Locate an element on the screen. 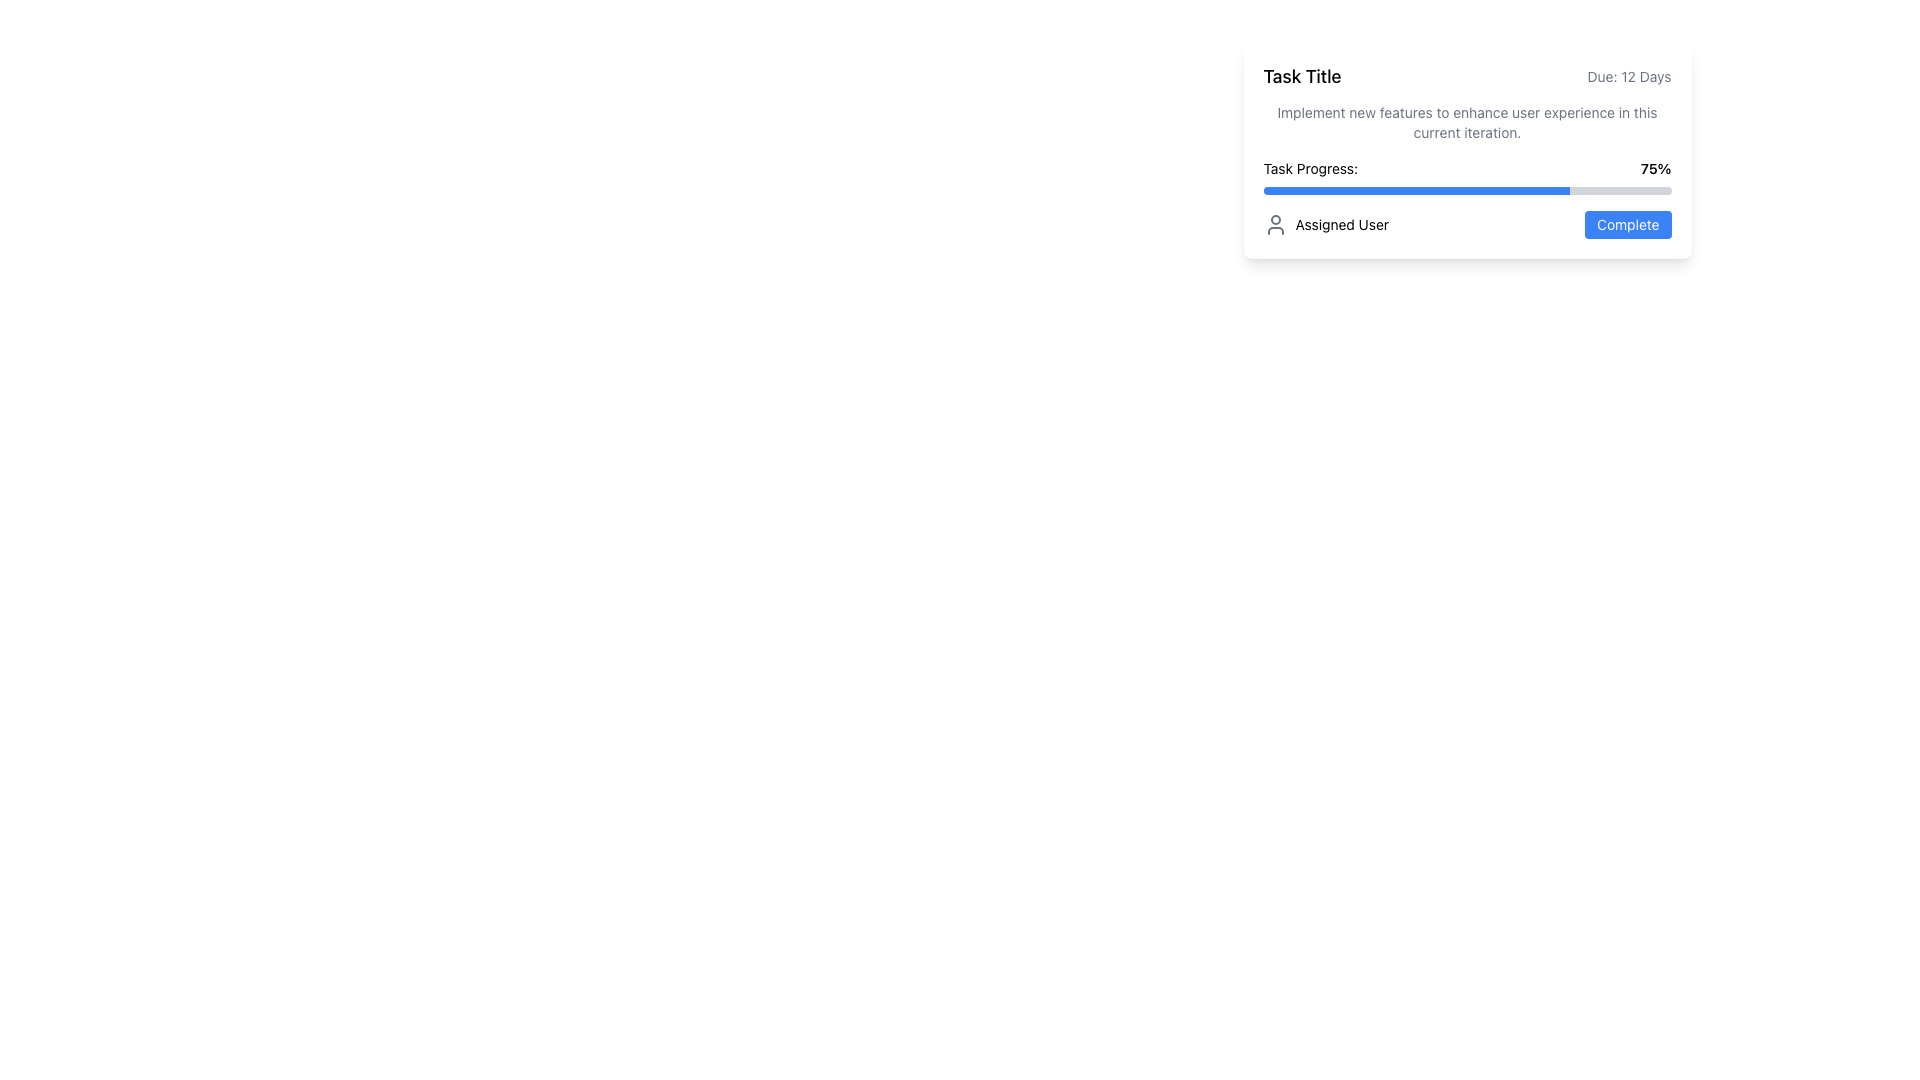 The width and height of the screenshot is (1920, 1080). the 'Complete' button with a blue background and white text, located on the right side of the interface within the 'Assigned User' card is located at coordinates (1628, 224).